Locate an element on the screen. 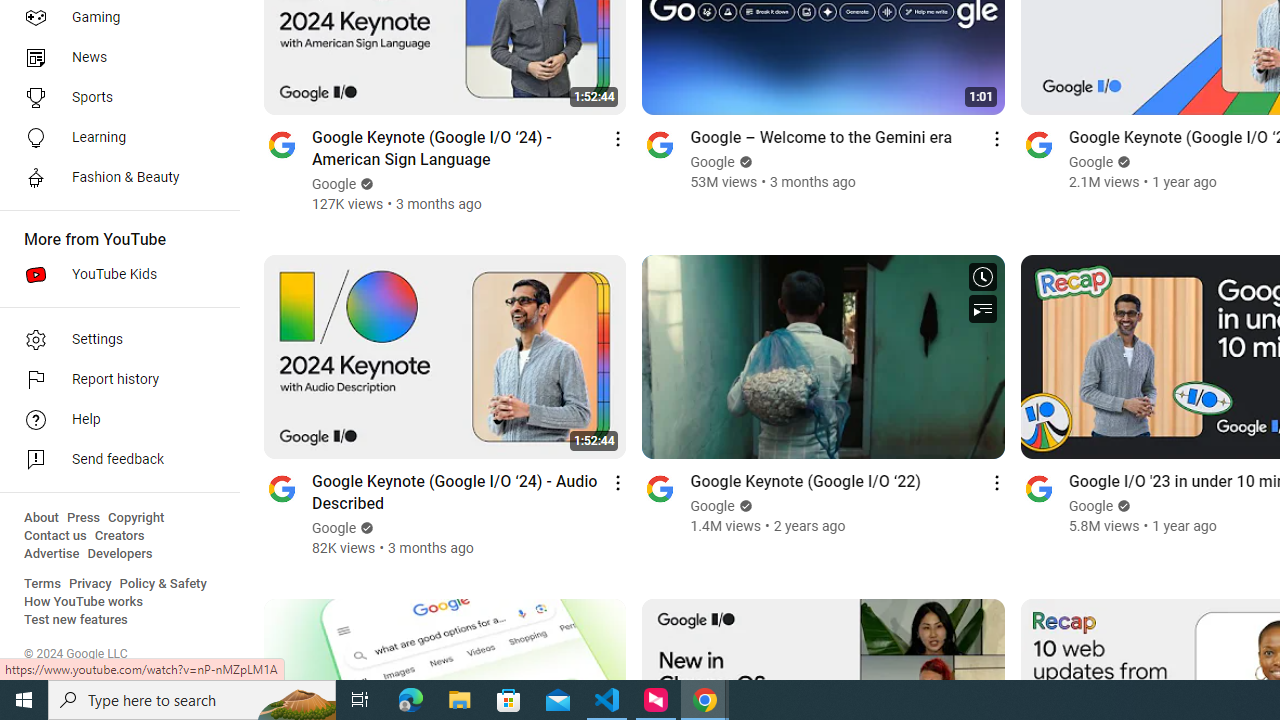 Image resolution: width=1280 pixels, height=720 pixels. 'Go to channel' is located at coordinates (1038, 488).